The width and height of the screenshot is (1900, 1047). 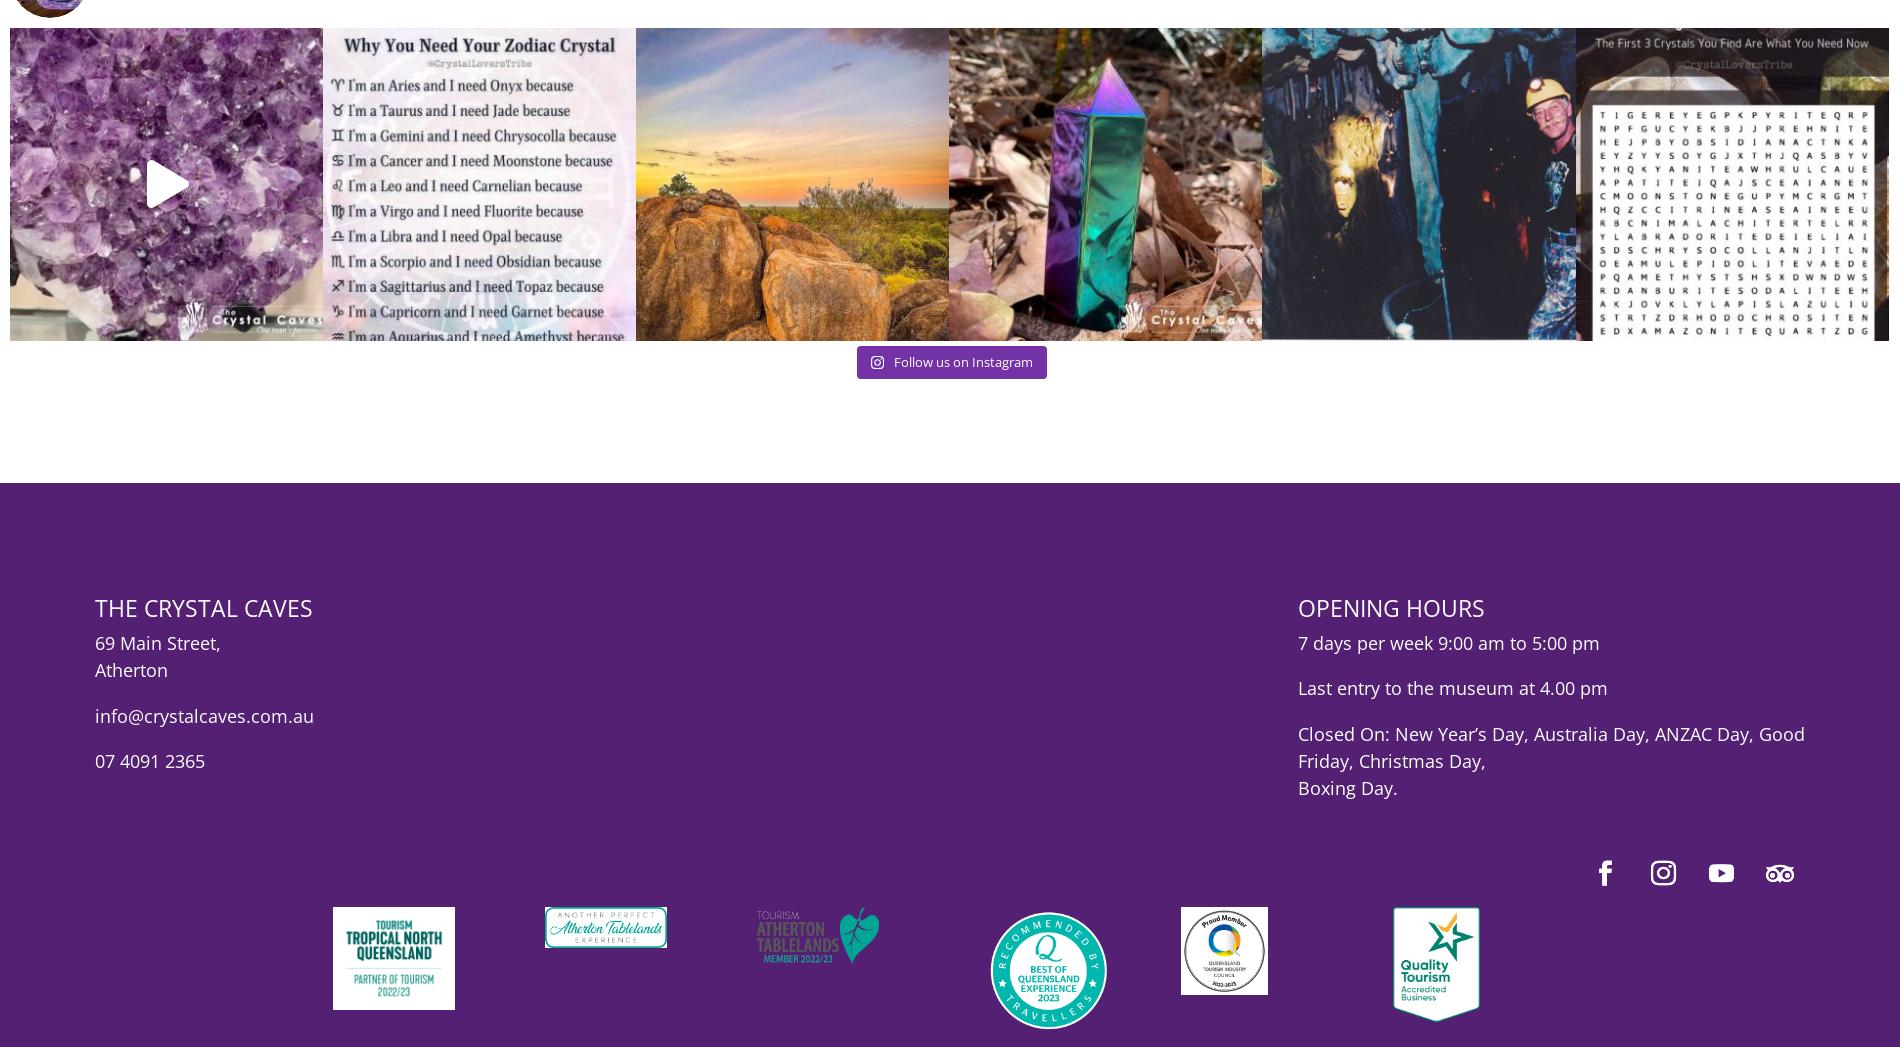 I want to click on 'Boxing Day.', so click(x=1345, y=802).